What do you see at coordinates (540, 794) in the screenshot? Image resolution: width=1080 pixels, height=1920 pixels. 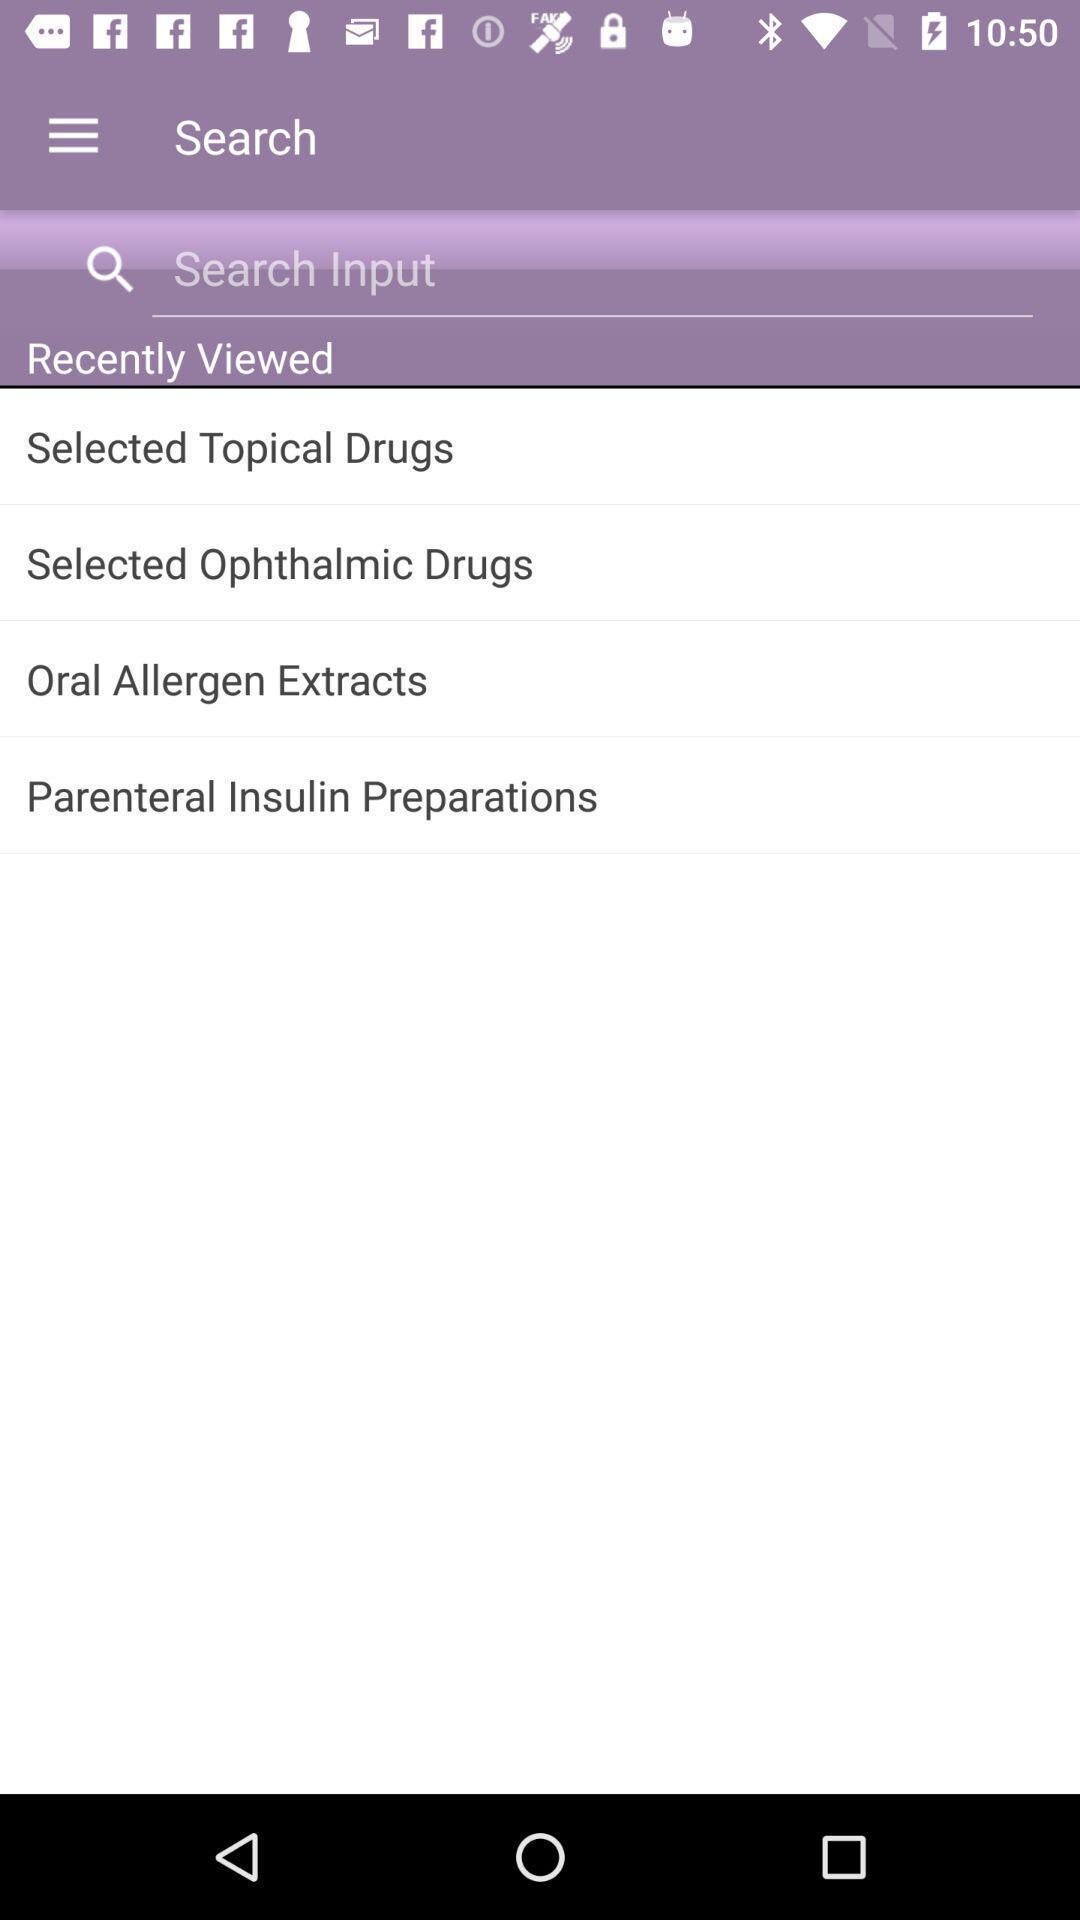 I see `the app below oral allergen extracts icon` at bounding box center [540, 794].